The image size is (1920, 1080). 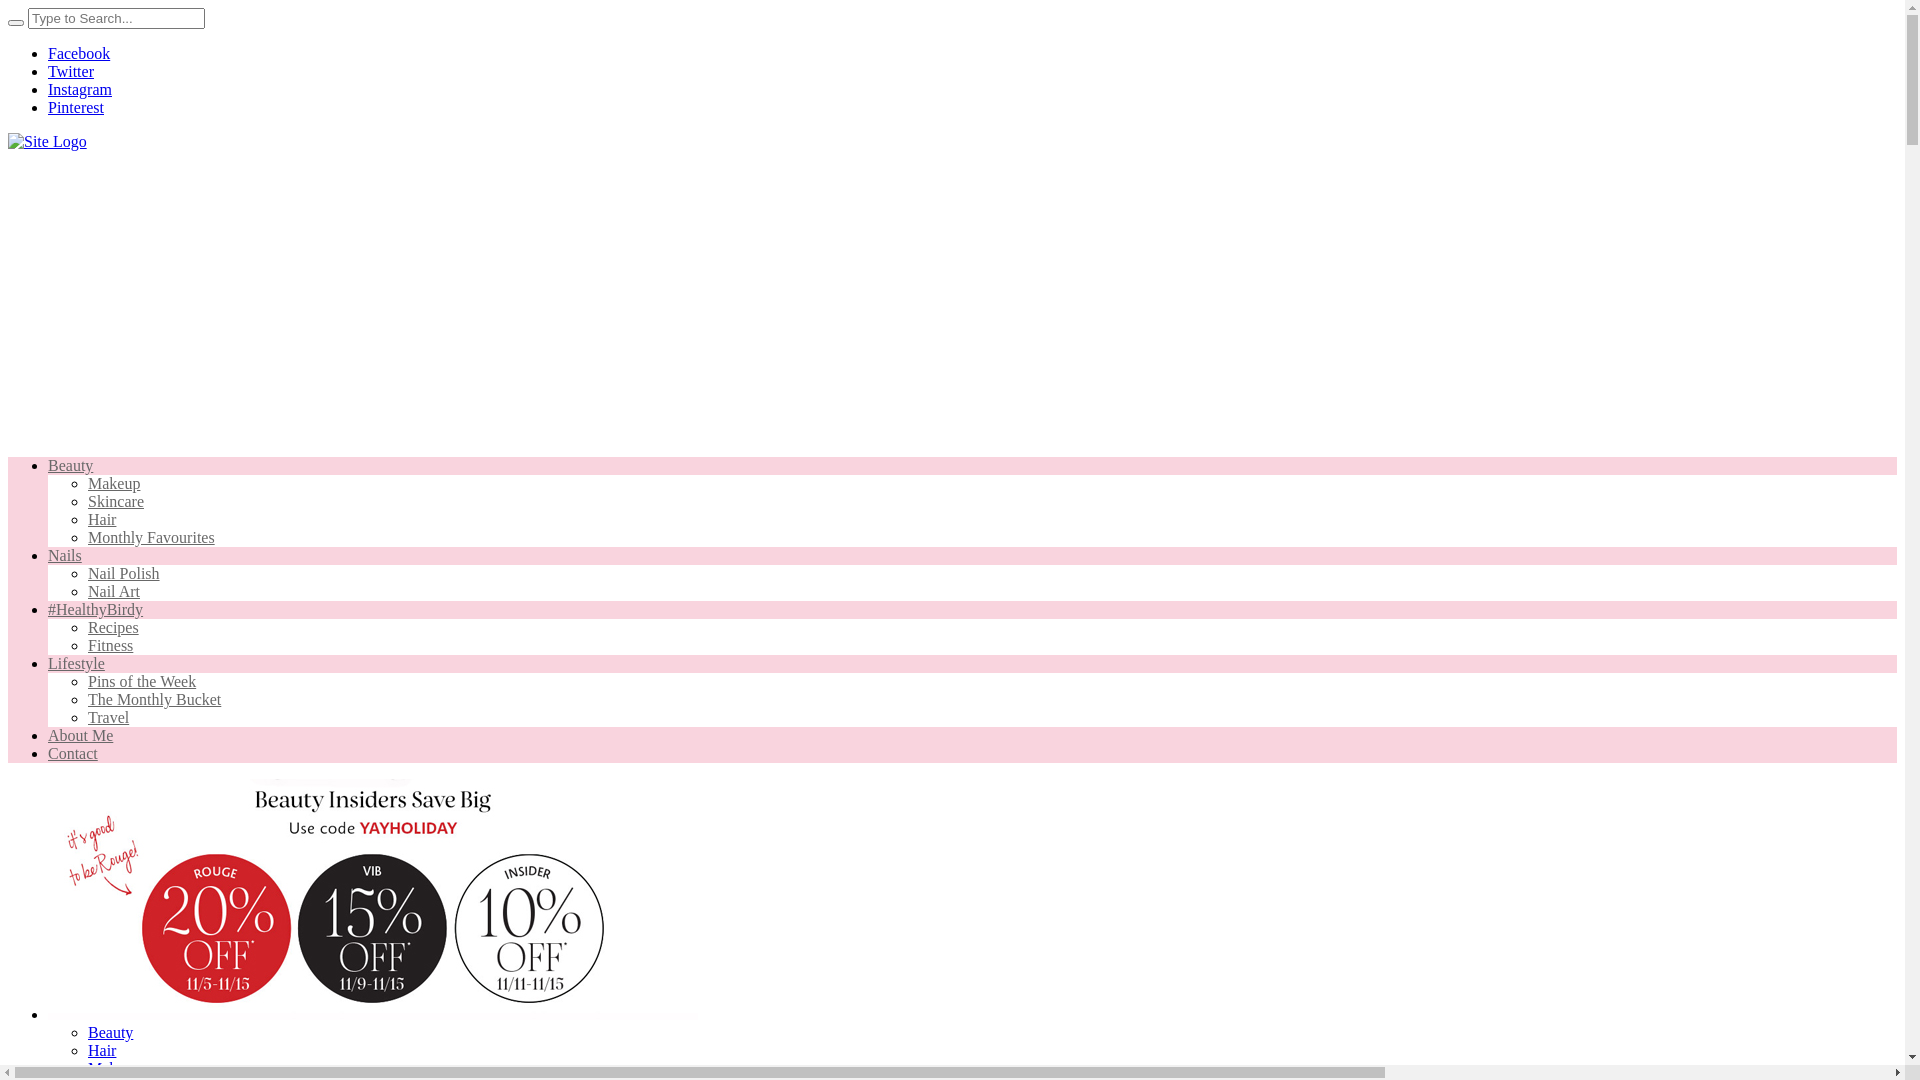 I want to click on 'About Me', so click(x=80, y=735).